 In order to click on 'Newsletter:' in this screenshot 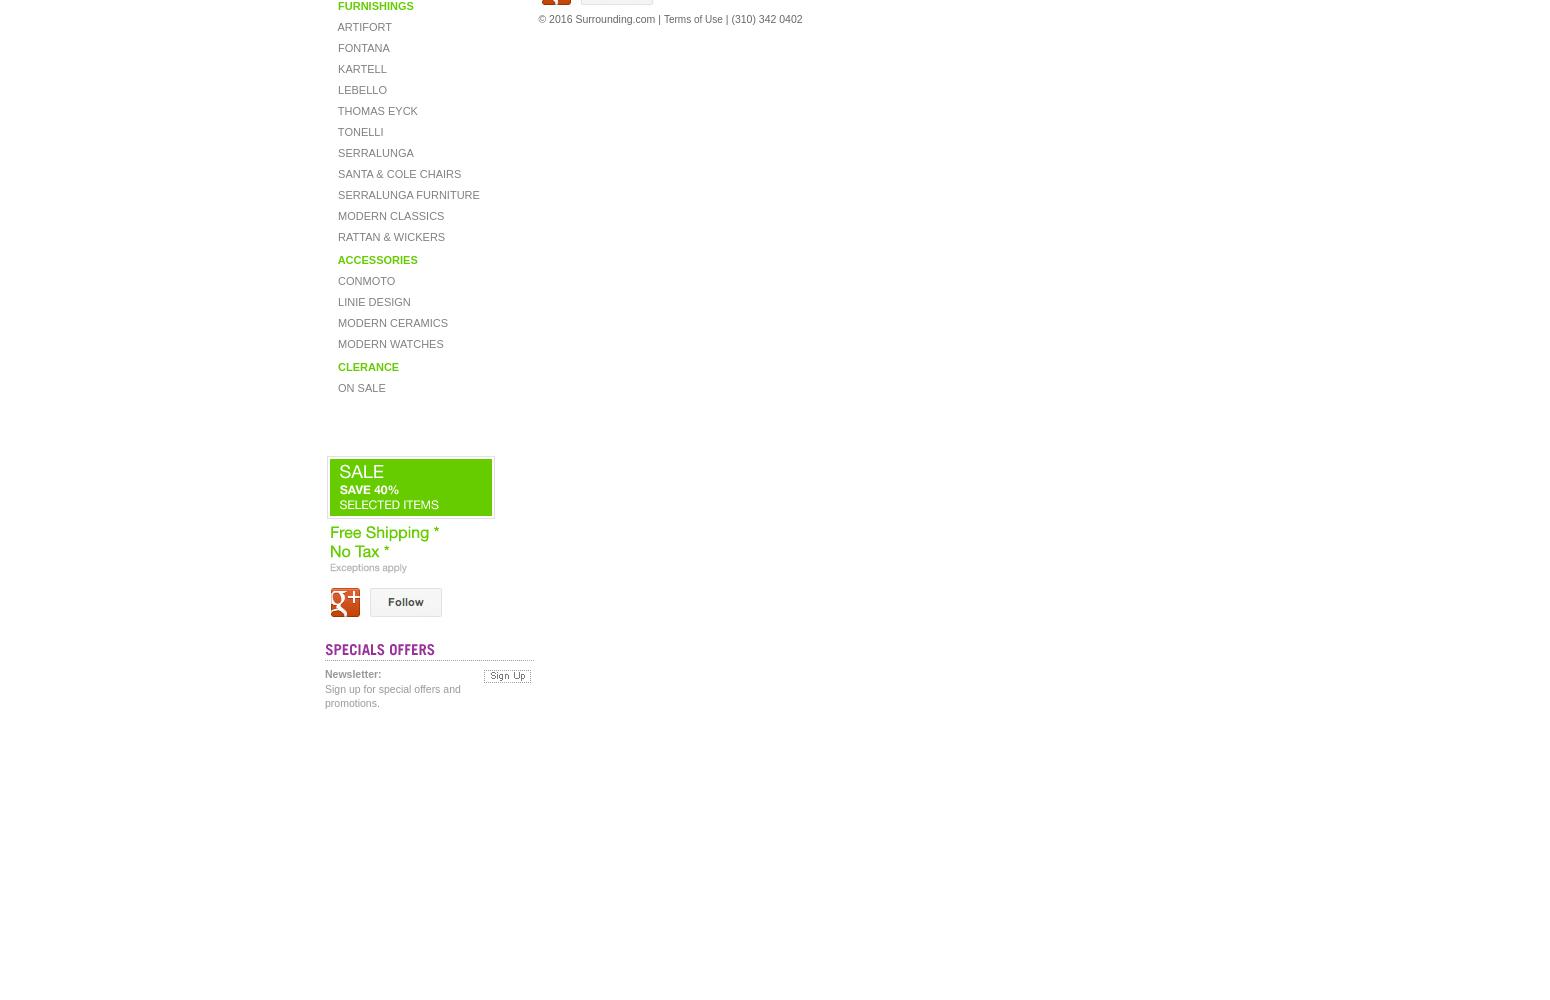, I will do `click(351, 674)`.